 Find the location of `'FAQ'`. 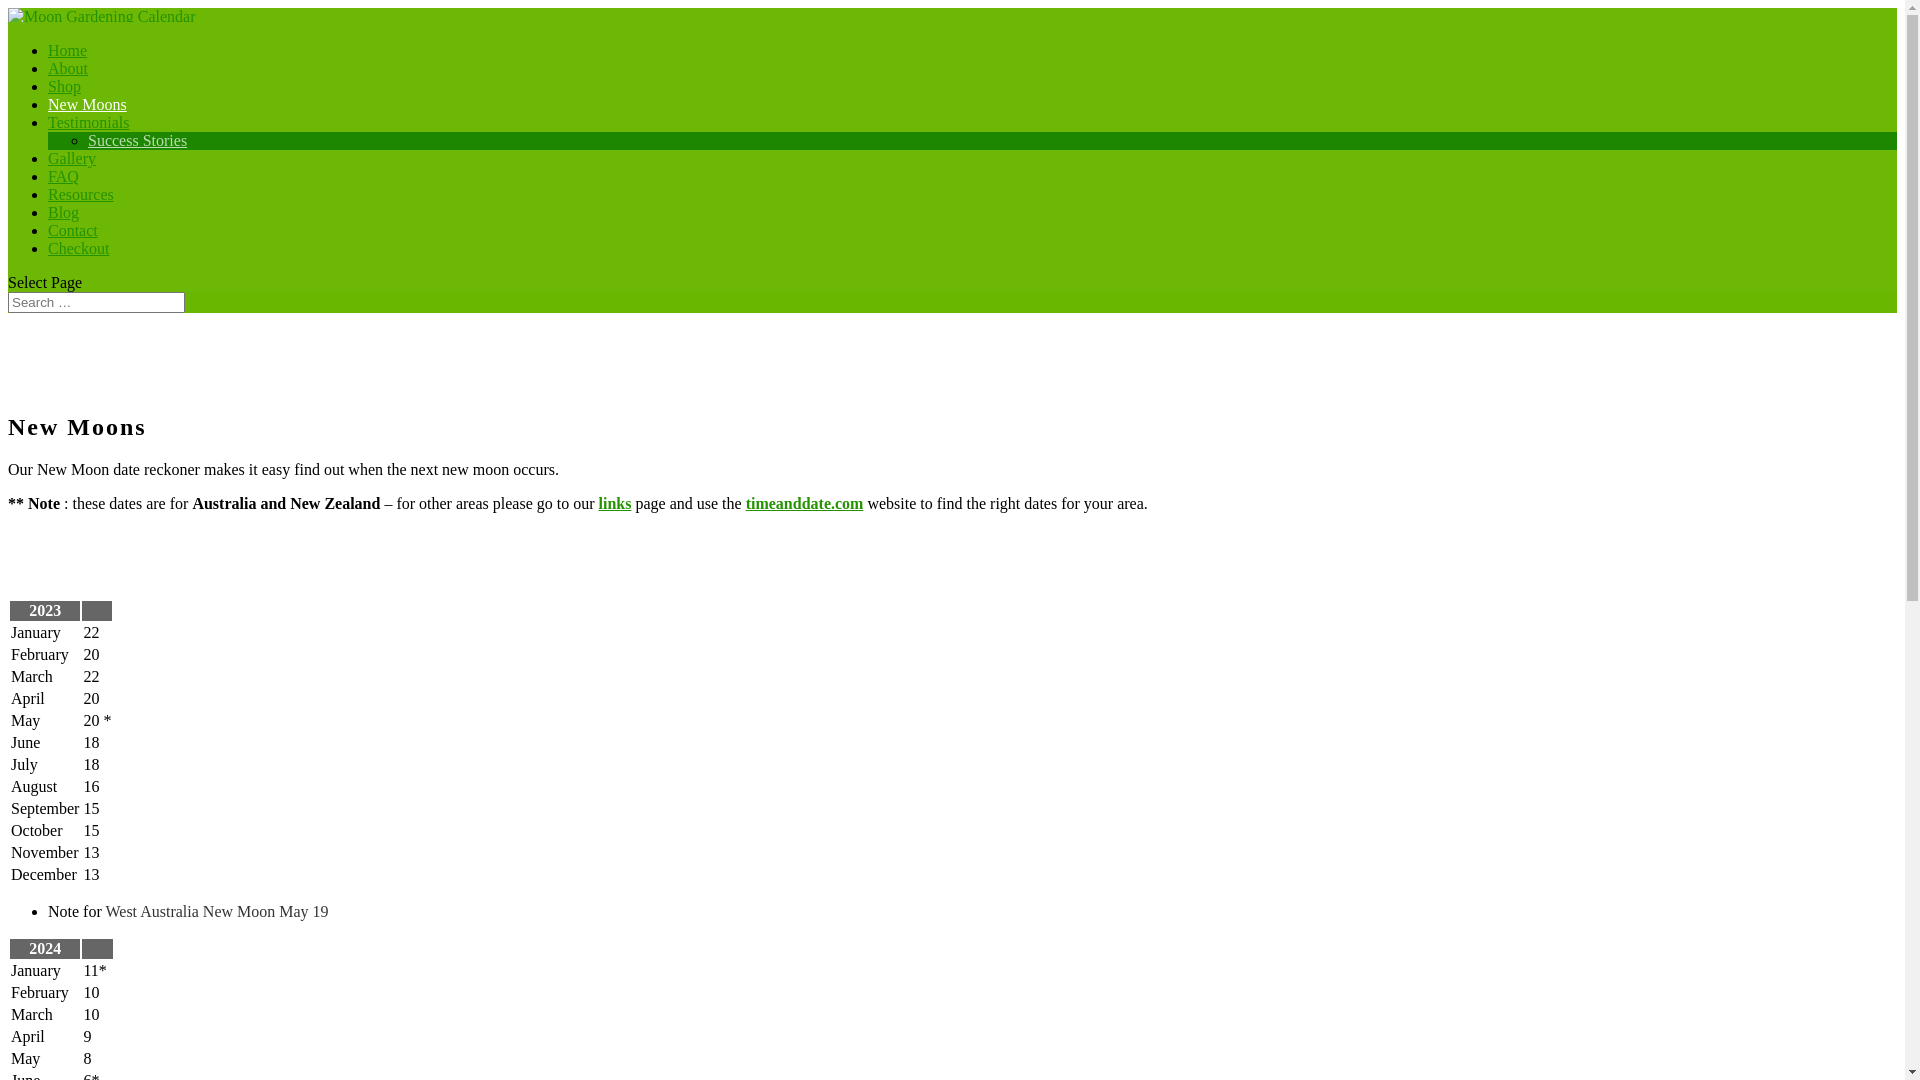

'FAQ' is located at coordinates (63, 185).